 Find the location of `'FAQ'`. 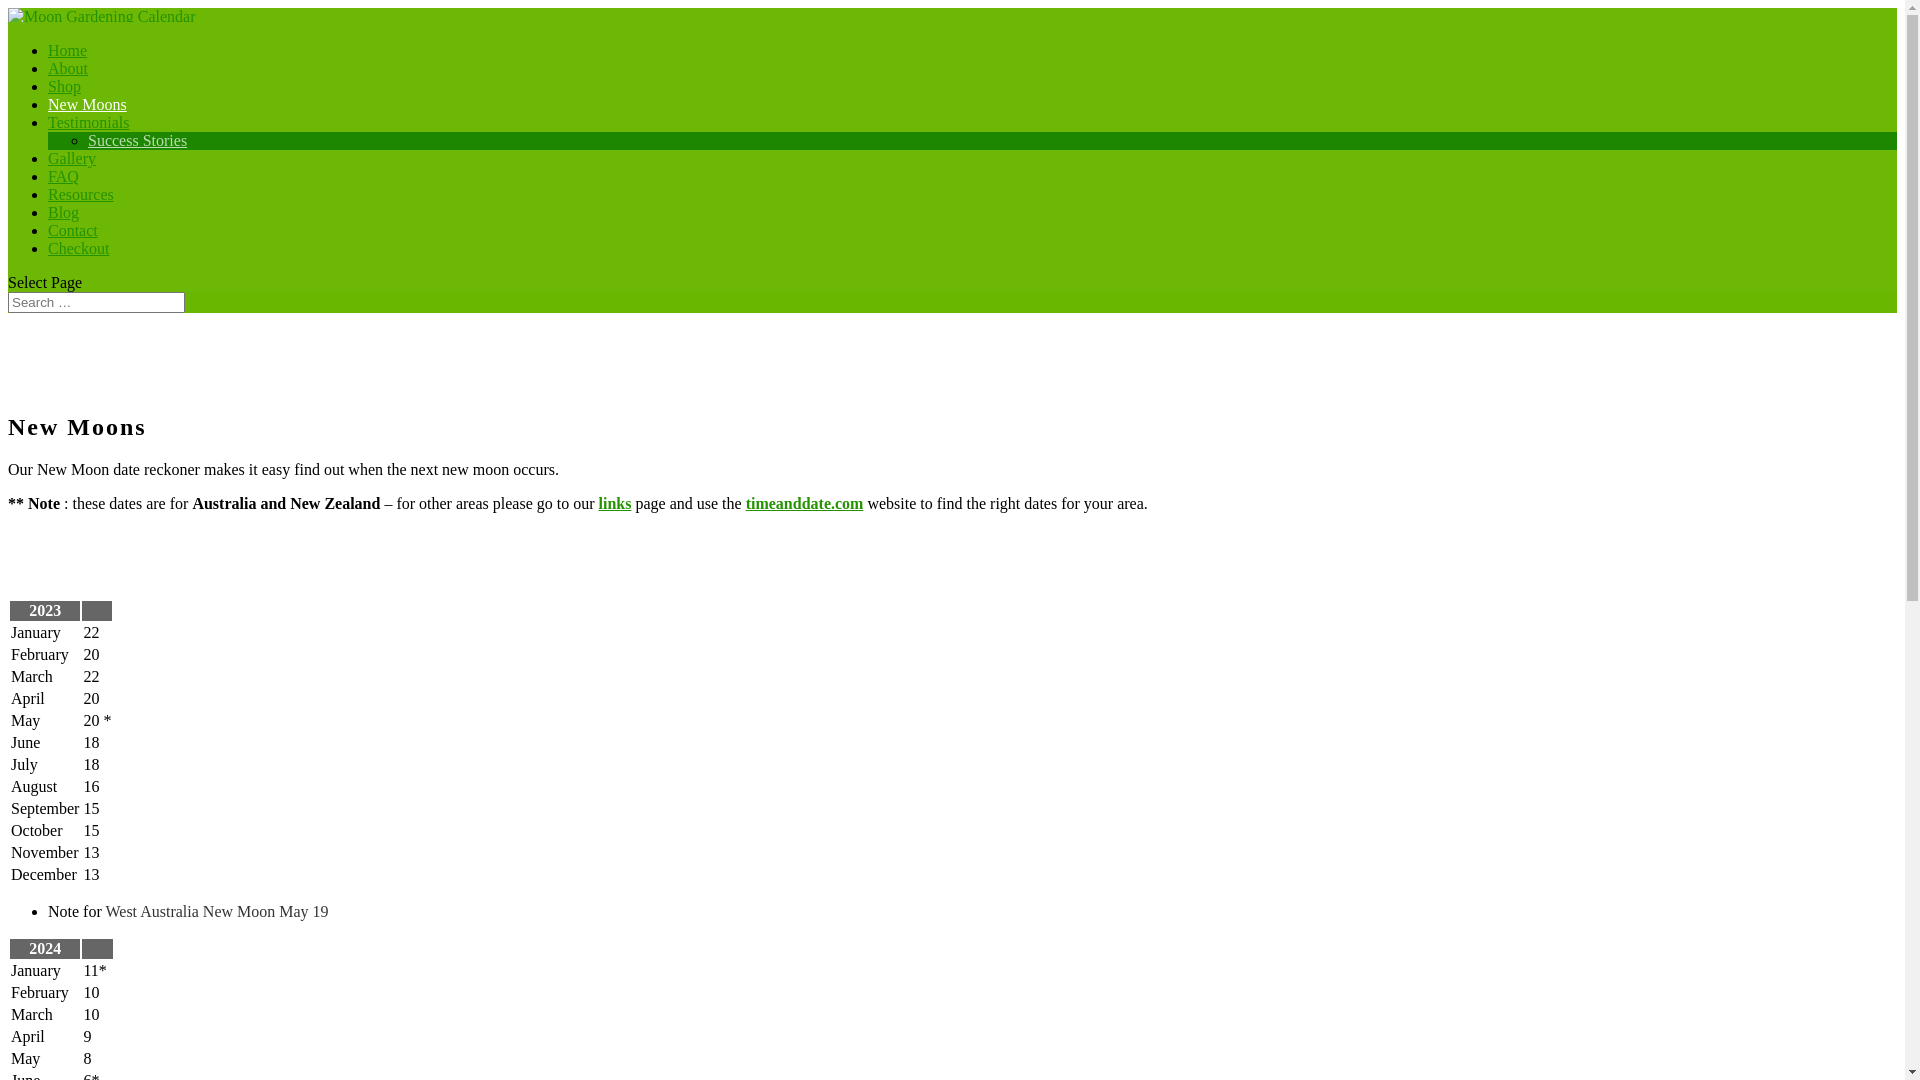

'FAQ' is located at coordinates (63, 185).